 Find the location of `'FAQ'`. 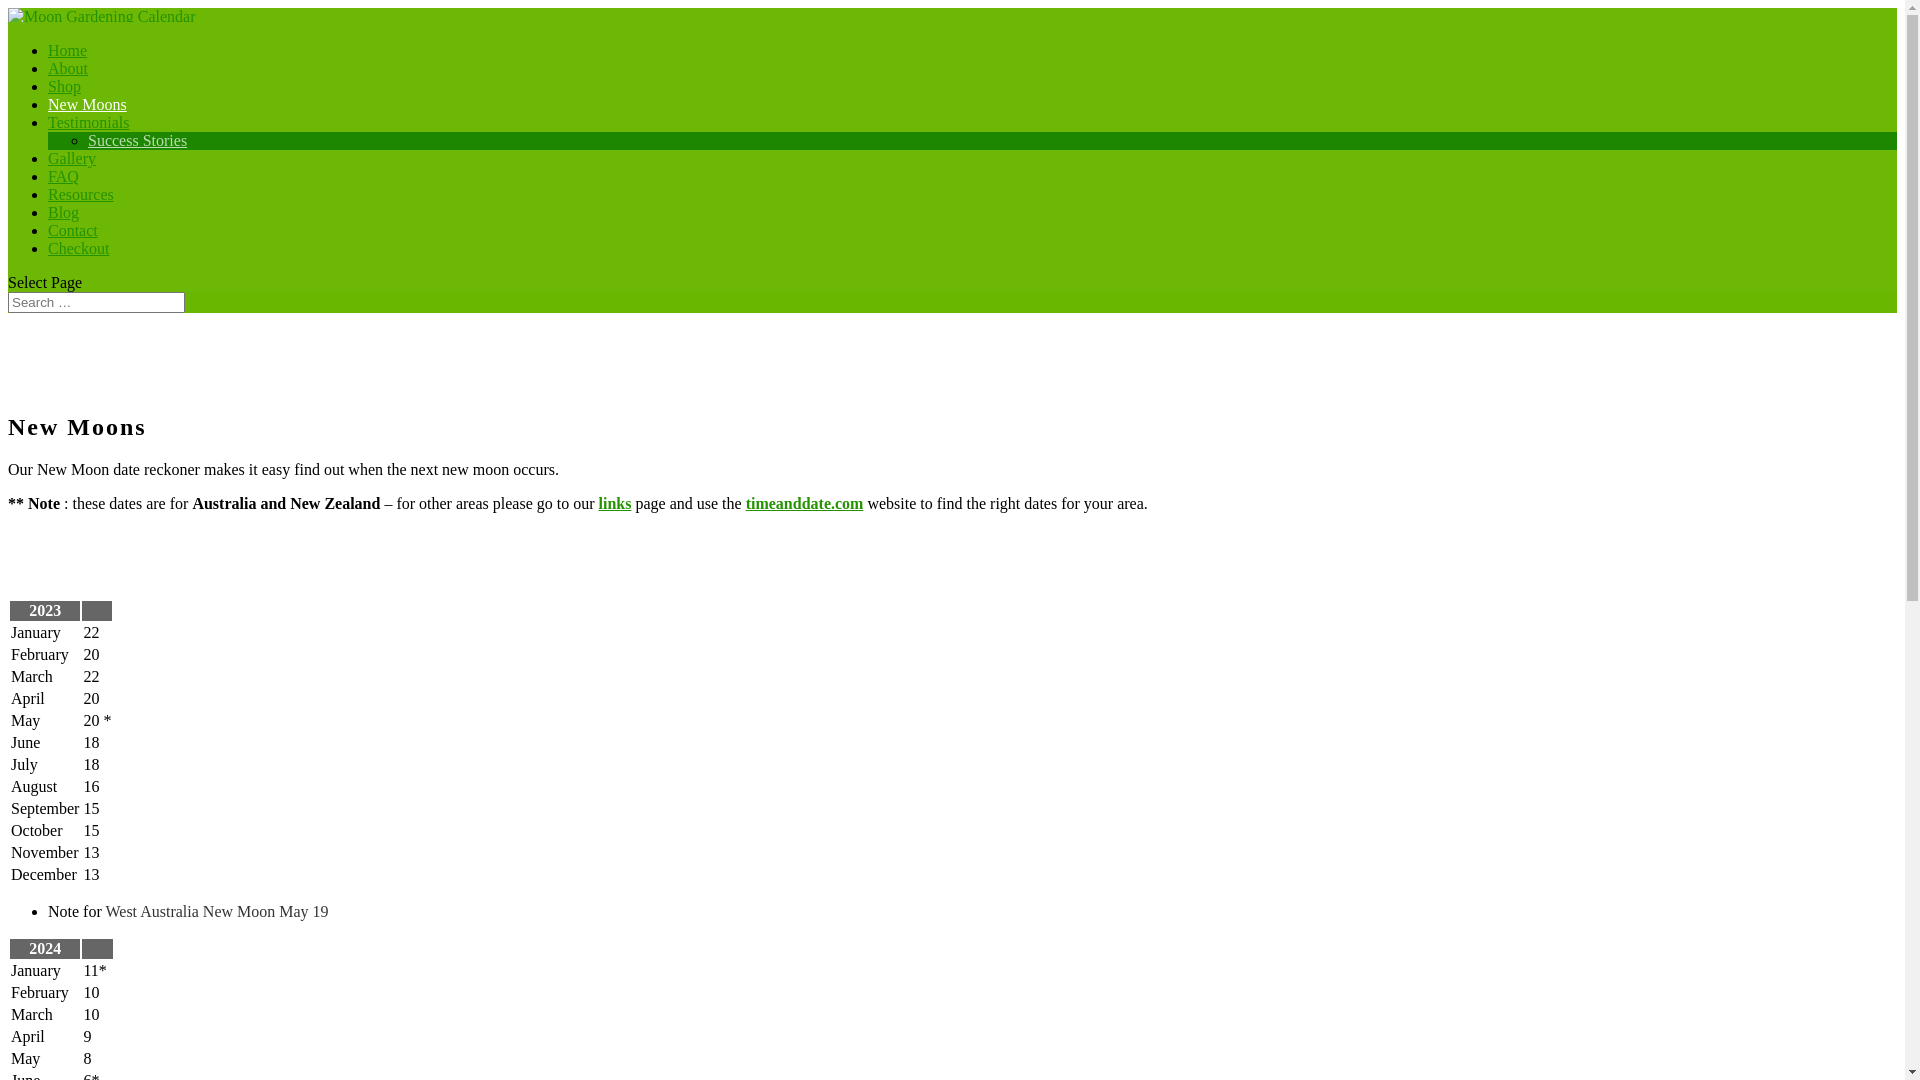

'FAQ' is located at coordinates (63, 185).